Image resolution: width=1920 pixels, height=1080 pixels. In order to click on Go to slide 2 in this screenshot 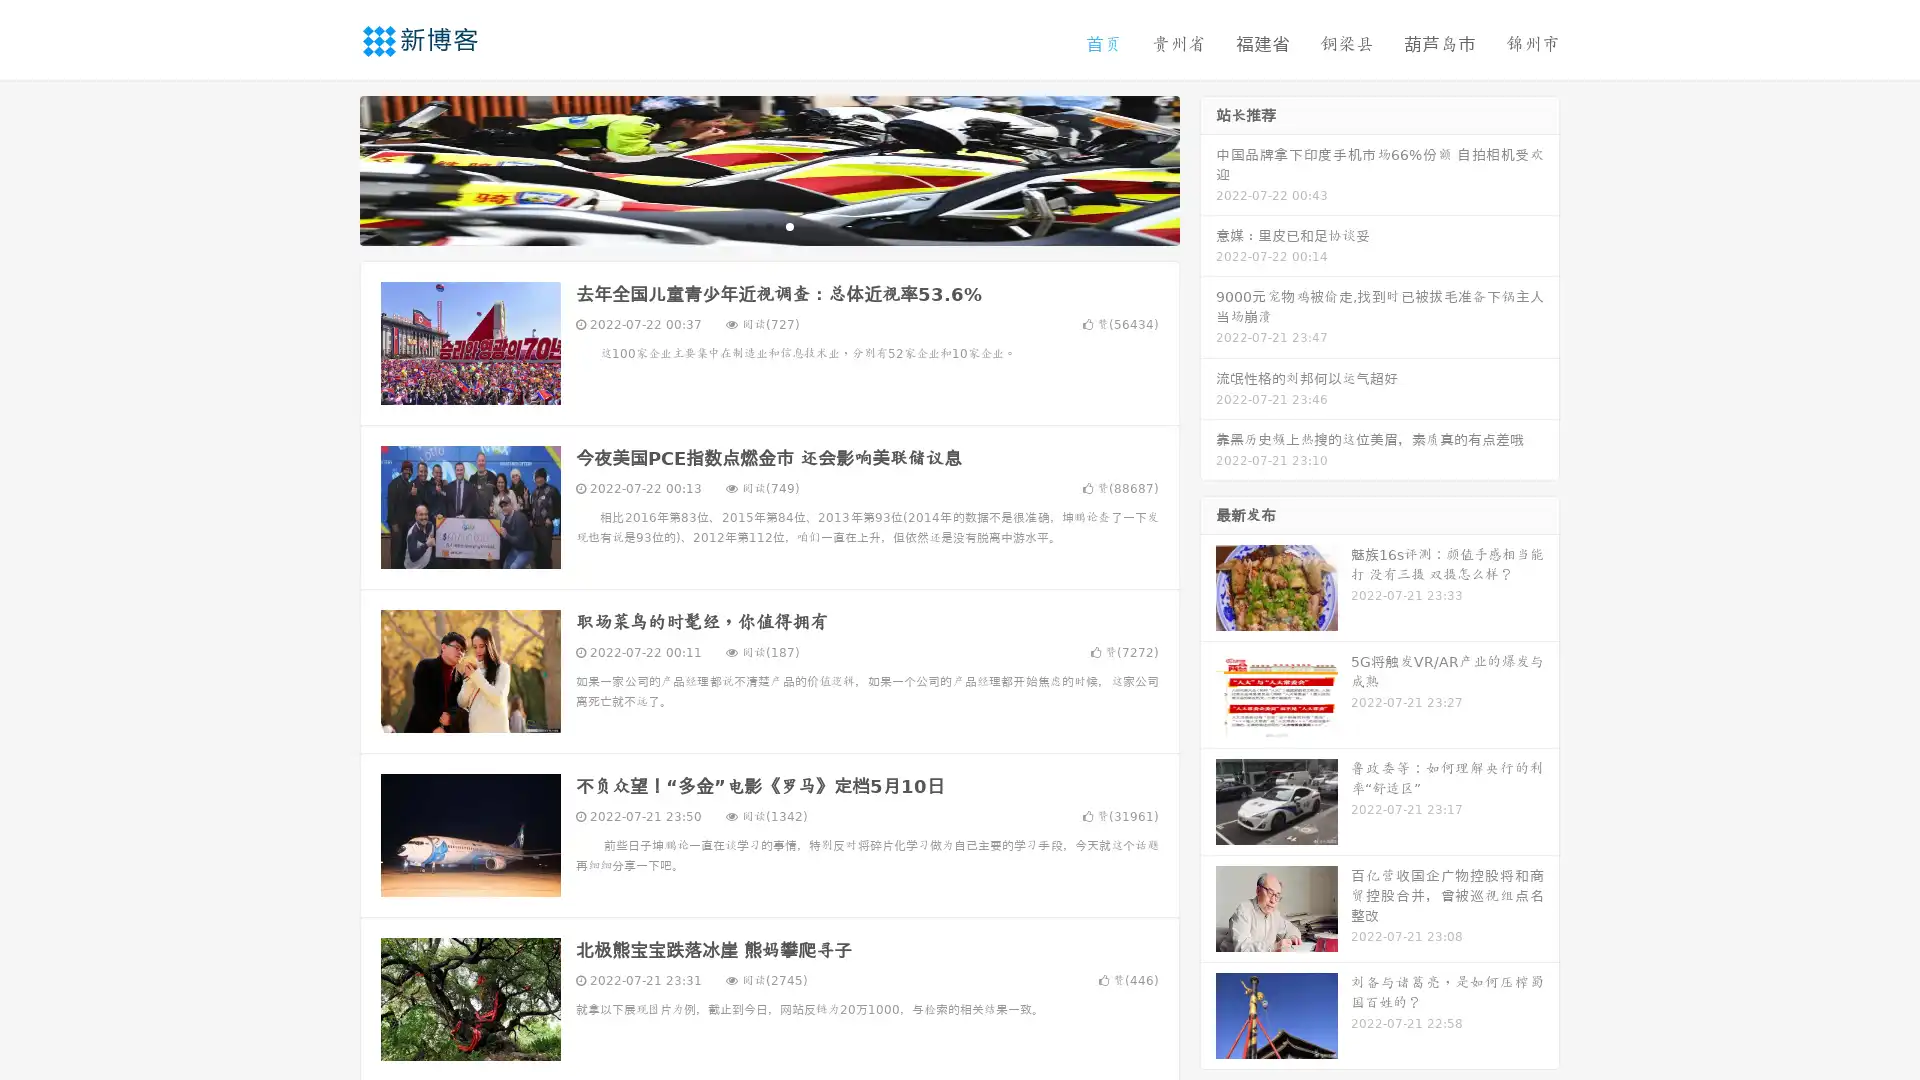, I will do `click(768, 225)`.